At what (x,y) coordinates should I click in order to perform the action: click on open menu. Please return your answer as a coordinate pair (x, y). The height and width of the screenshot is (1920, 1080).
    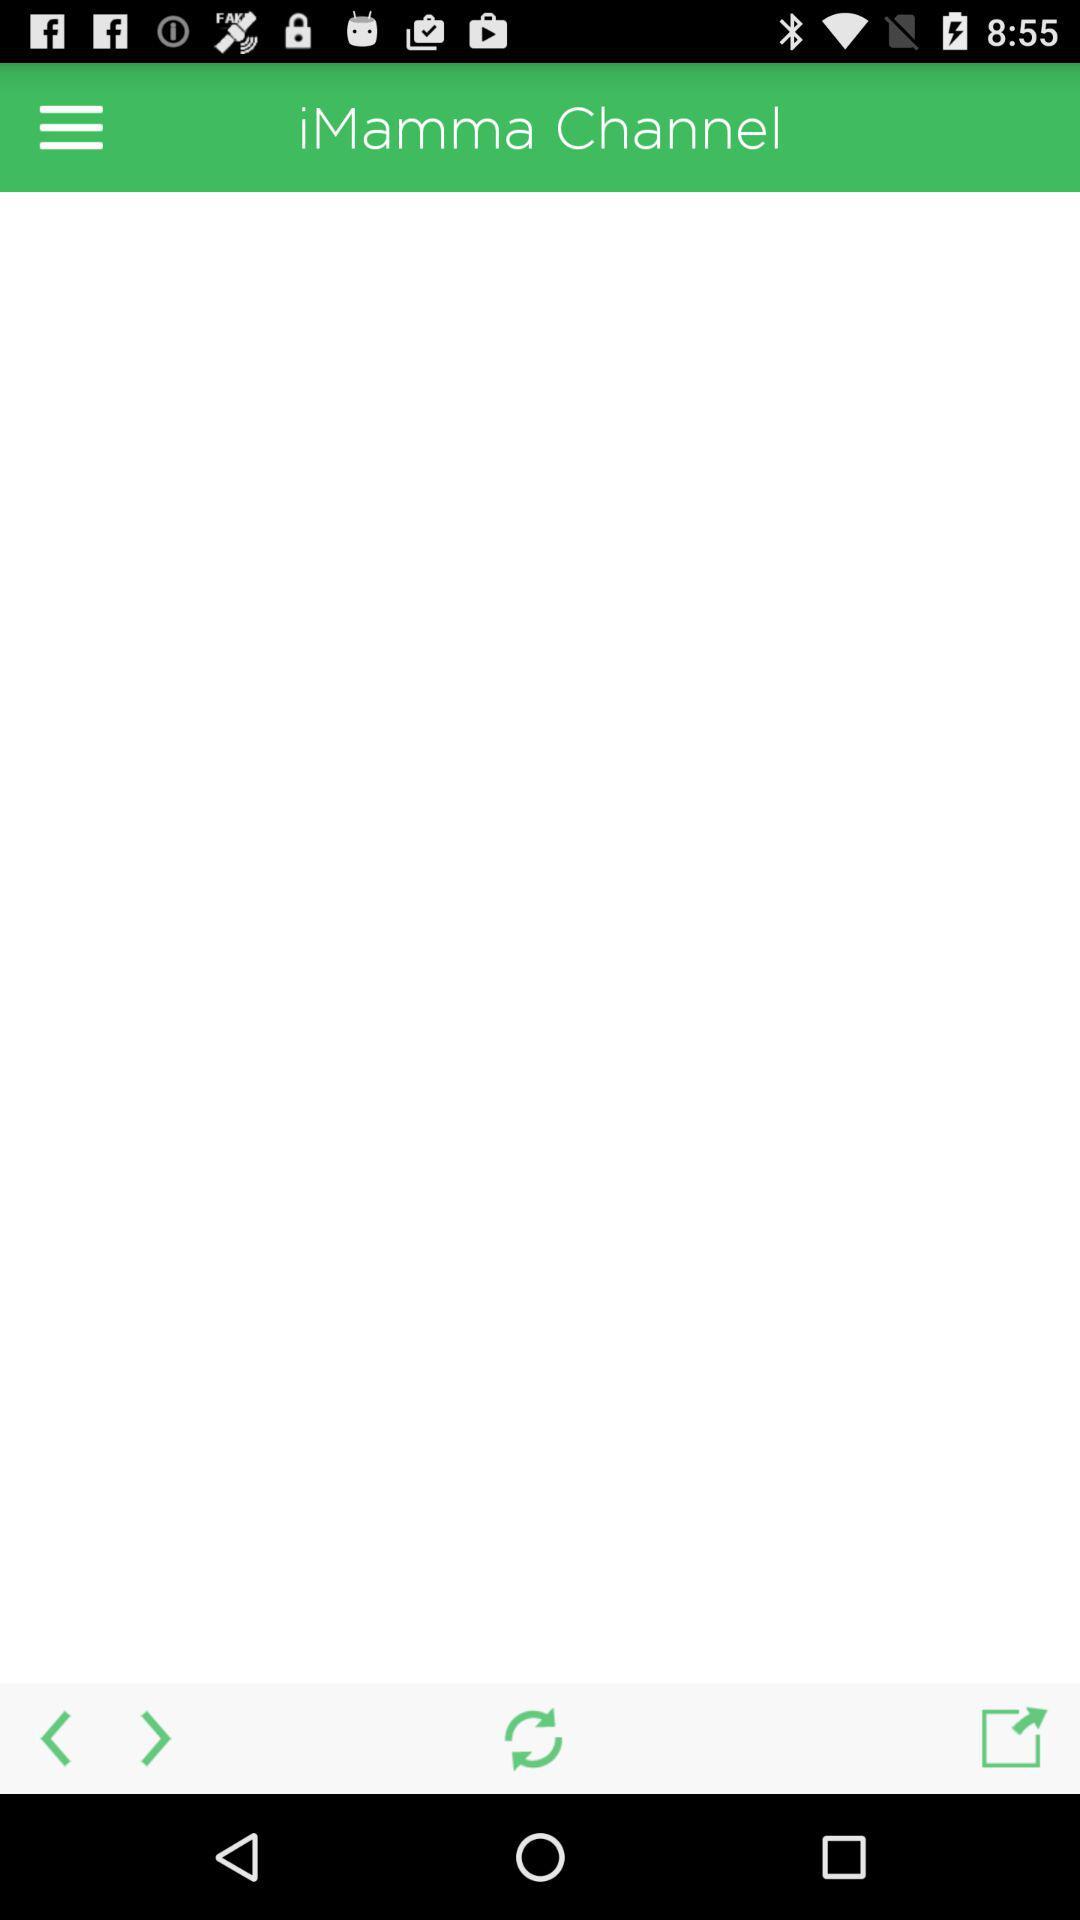
    Looking at the image, I should click on (70, 126).